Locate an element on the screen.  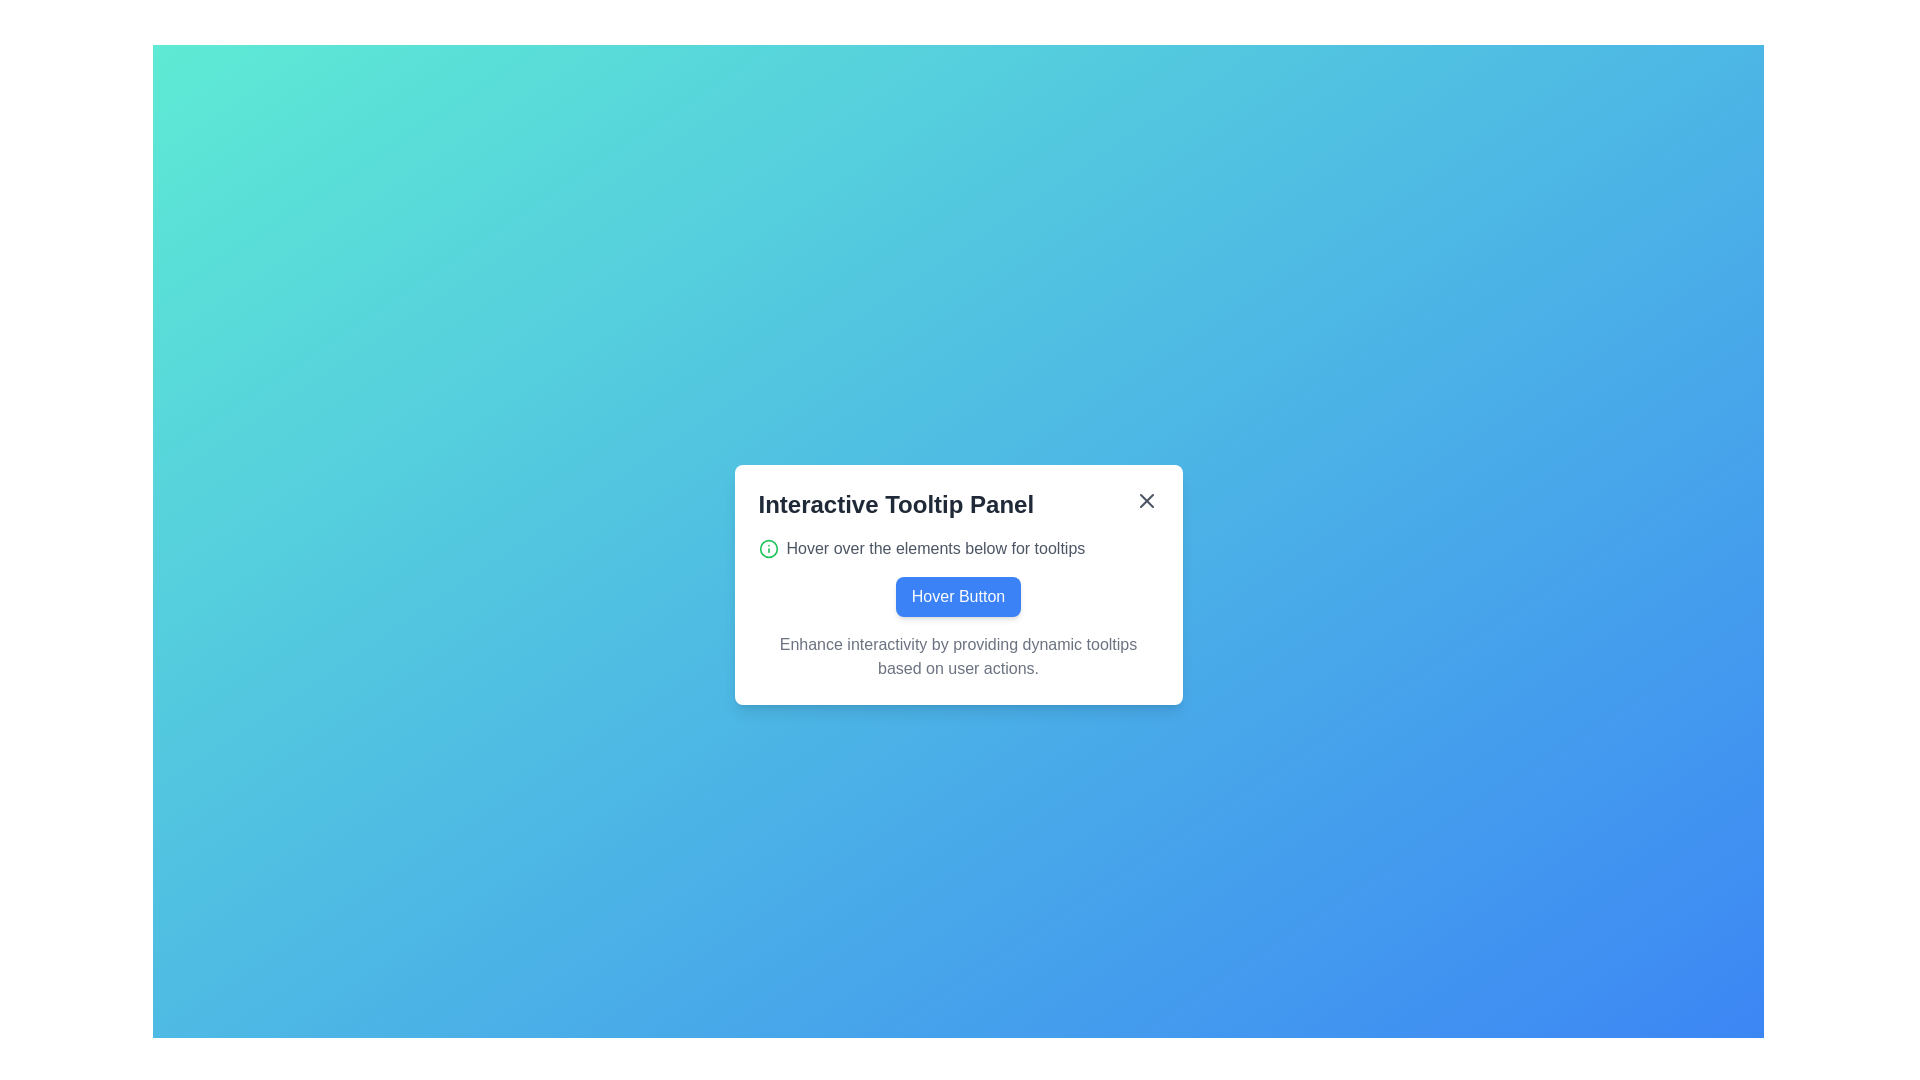
the circular information icon with a green outline is located at coordinates (767, 548).